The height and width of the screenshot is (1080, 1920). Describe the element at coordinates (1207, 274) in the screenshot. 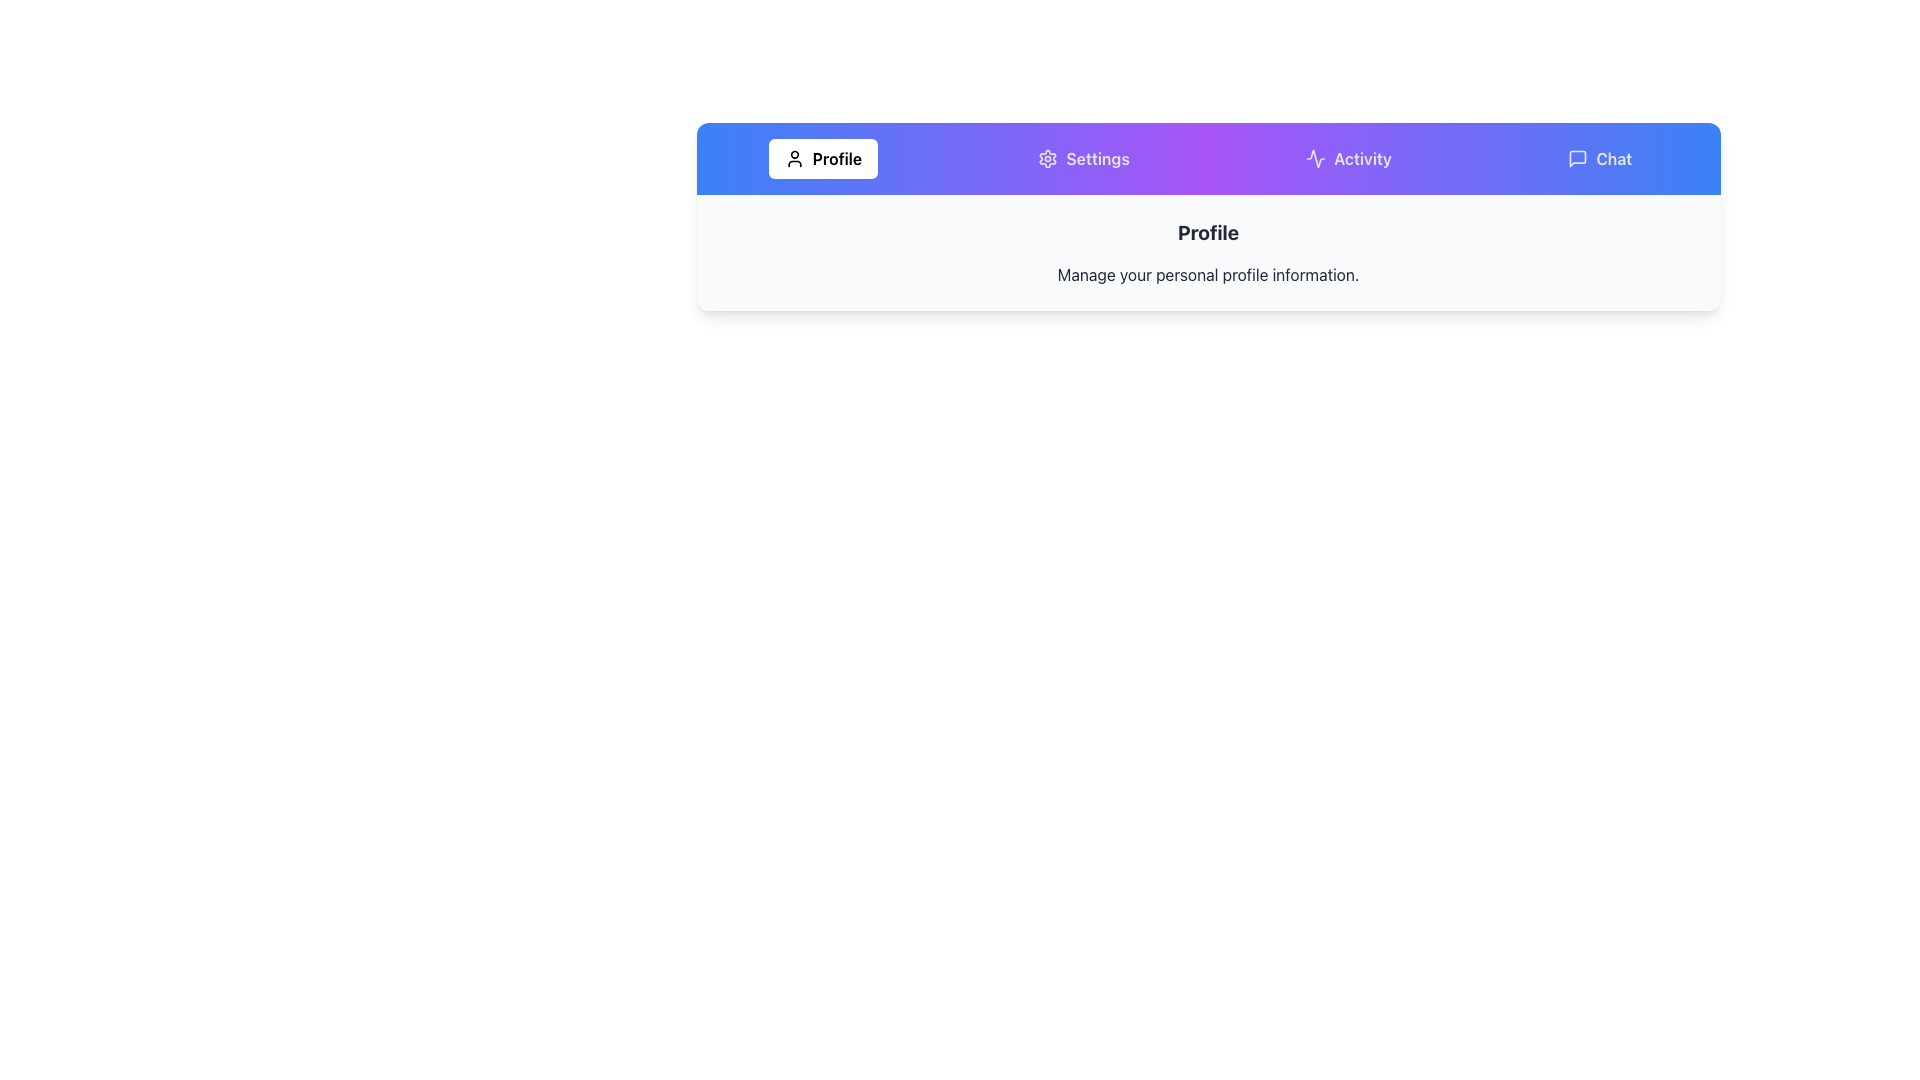

I see `the static text label that states 'Manage your personal profile information.' which is positioned below the bold title 'Profile'` at that location.